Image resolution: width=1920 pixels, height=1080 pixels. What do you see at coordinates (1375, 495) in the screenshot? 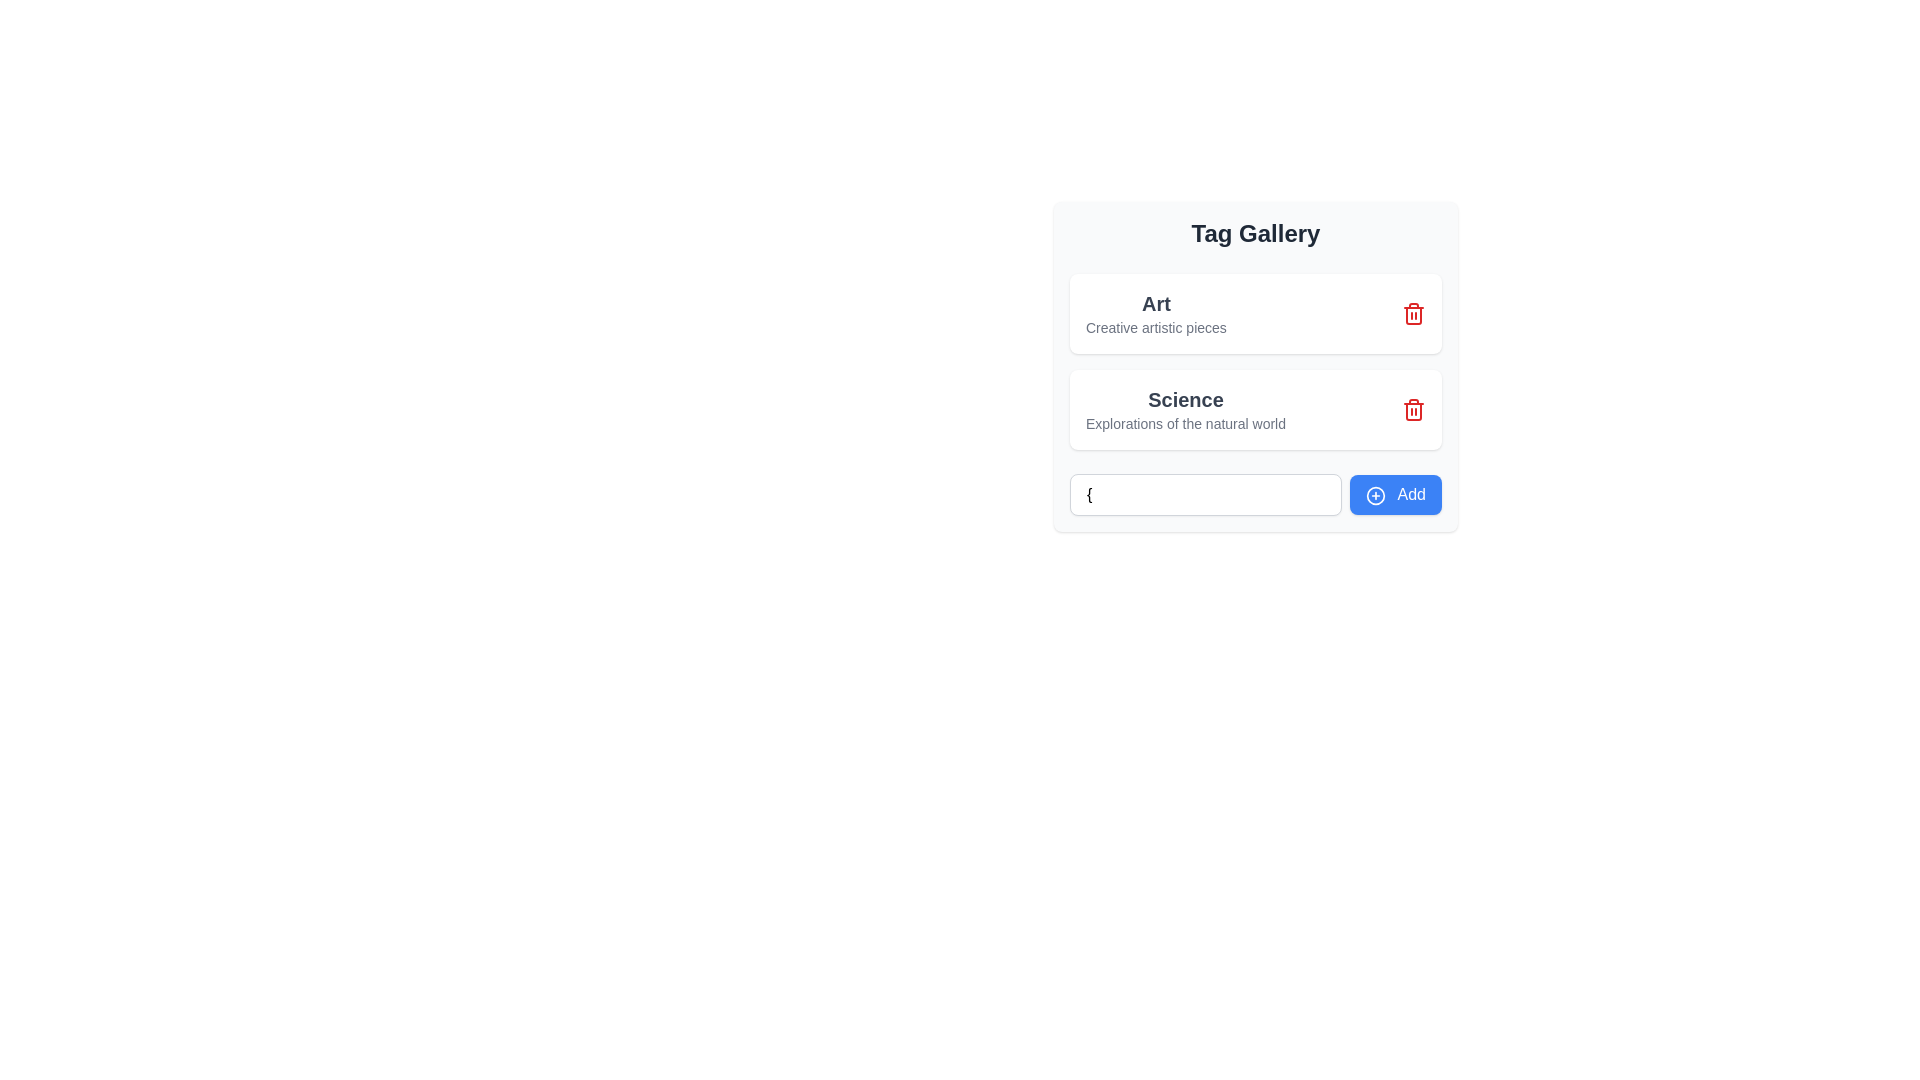
I see `the icon within the 'Add' button located at the bottom-right corner of the 'Tag Gallery' card` at bounding box center [1375, 495].